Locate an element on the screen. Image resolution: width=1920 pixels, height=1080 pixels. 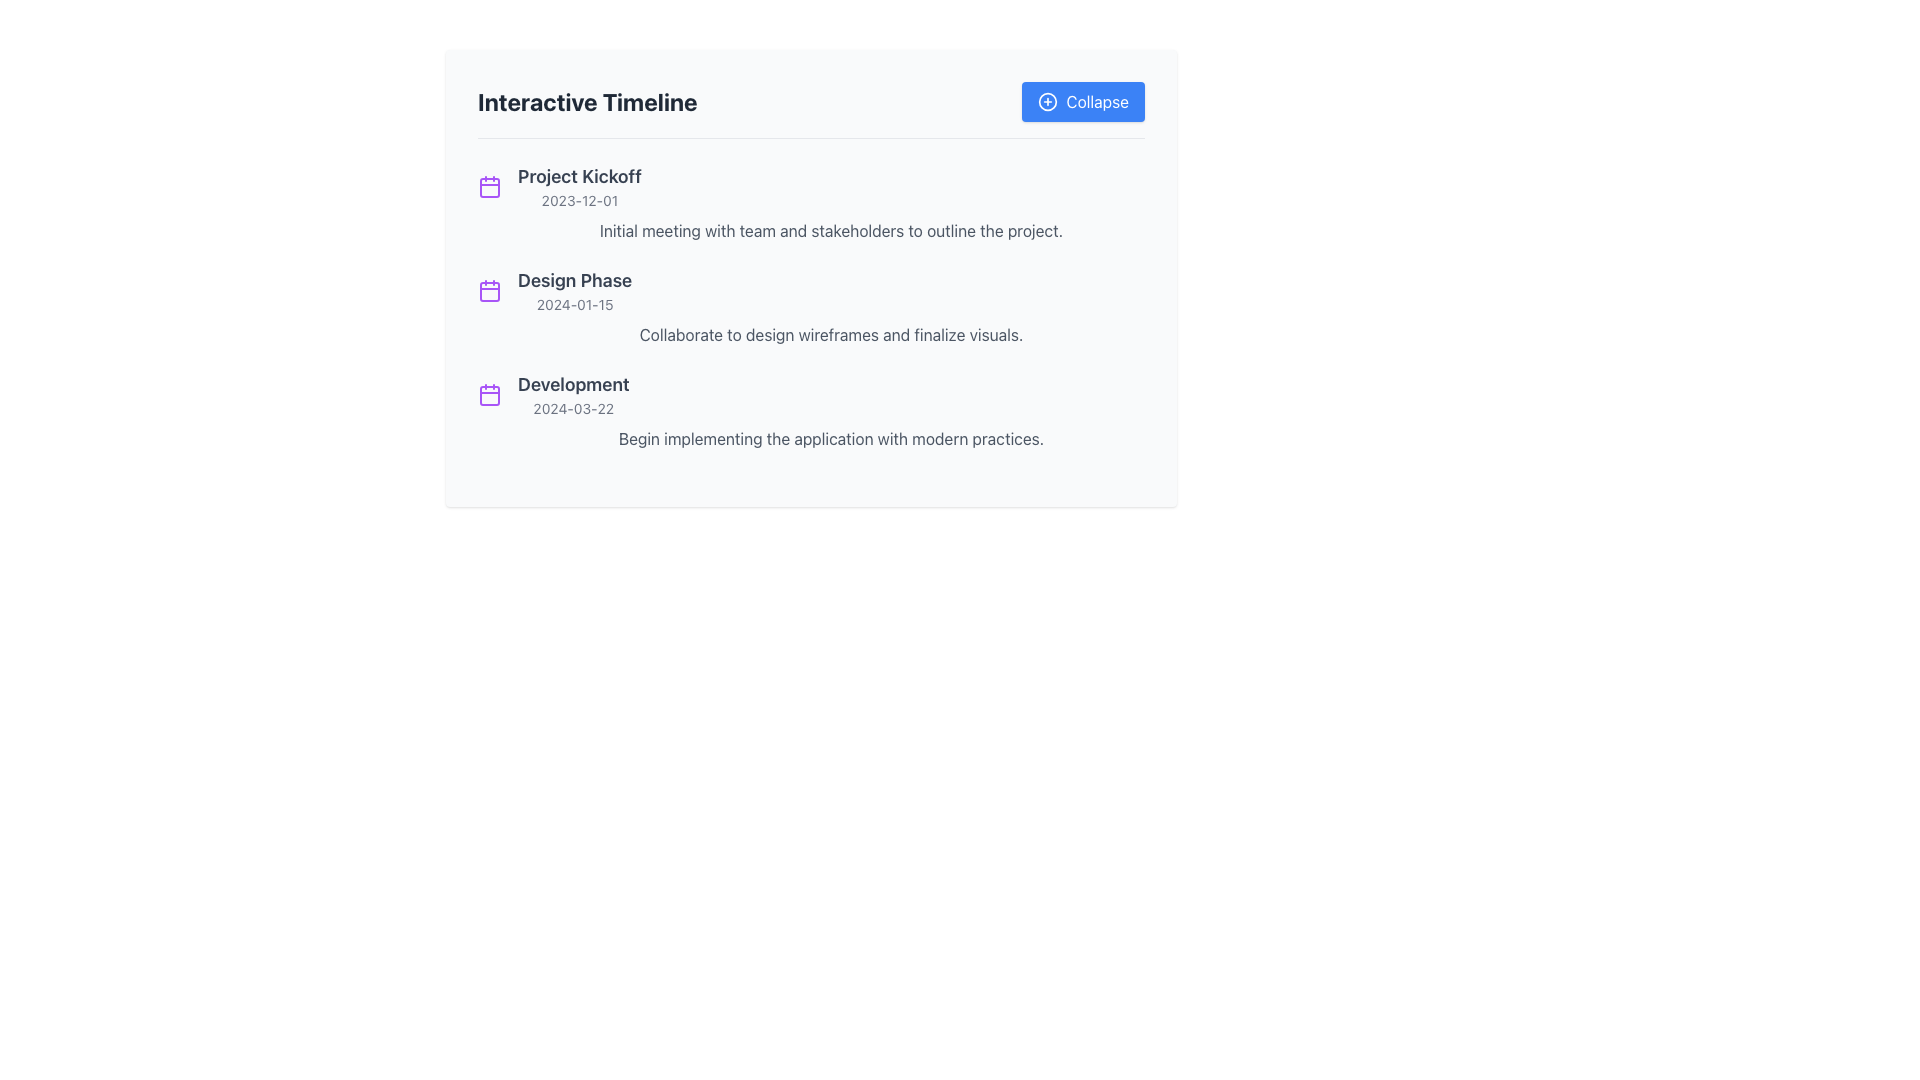
the Text Label marking the phase in the interactive timeline, positioned above '2024-03-22' is located at coordinates (572, 385).